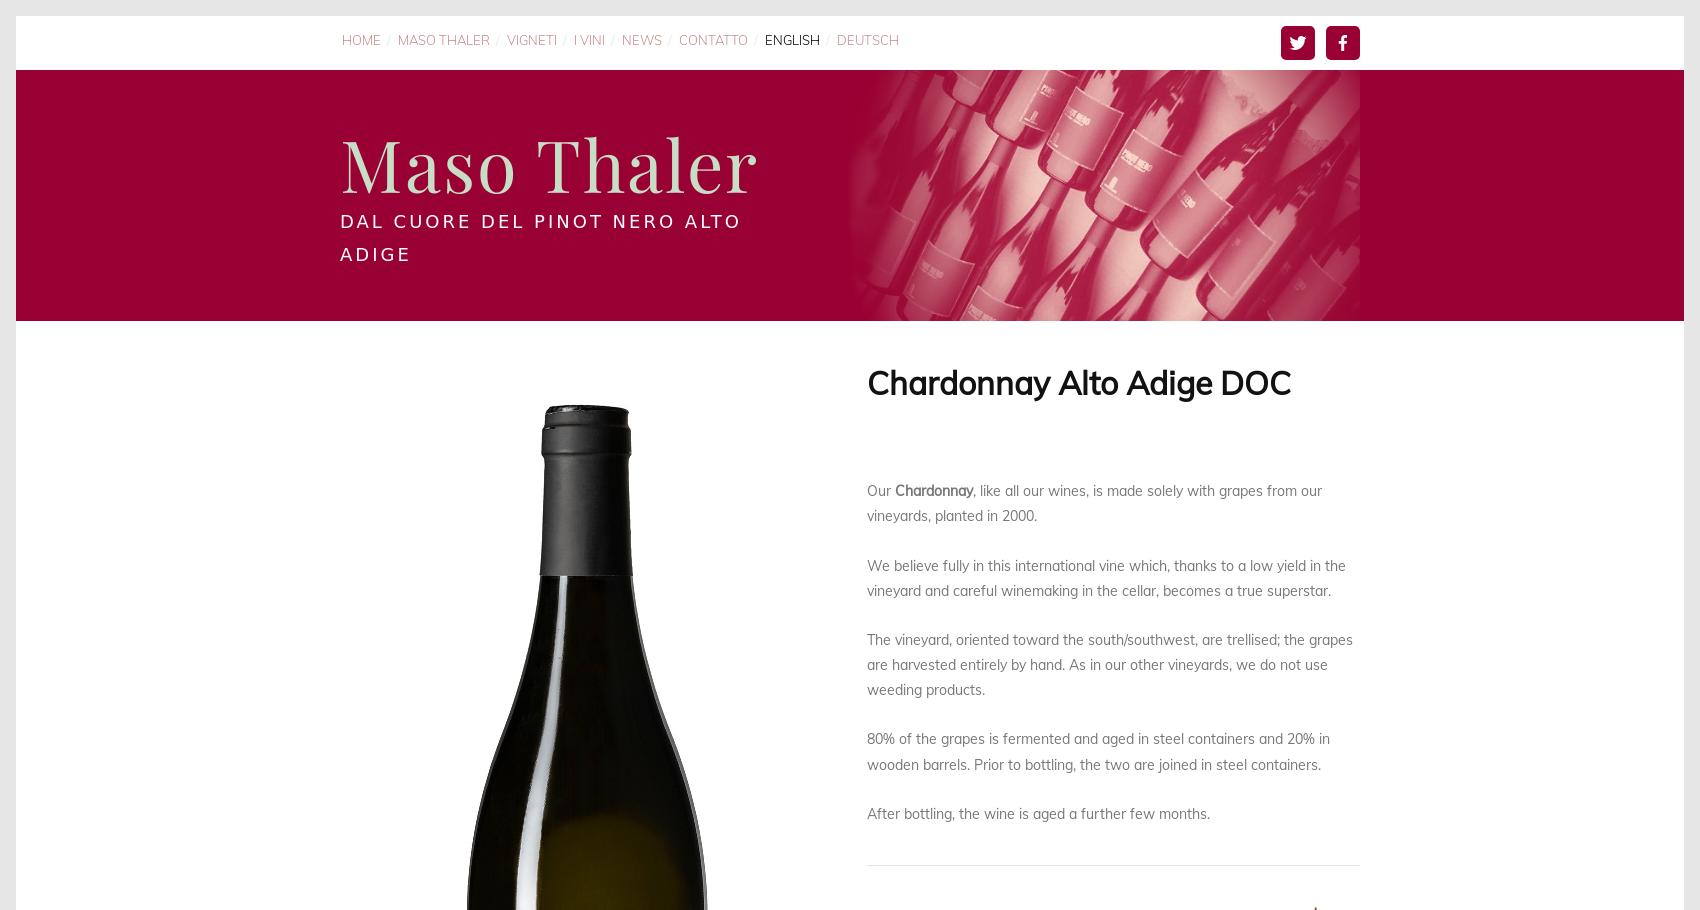  What do you see at coordinates (1111, 663) in the screenshot?
I see `'The vineyard, oriented toward the south/southwest, are trellised; the grapes are harvested entirely by hand. As in our other vineyards, we do not use weeding products.'` at bounding box center [1111, 663].